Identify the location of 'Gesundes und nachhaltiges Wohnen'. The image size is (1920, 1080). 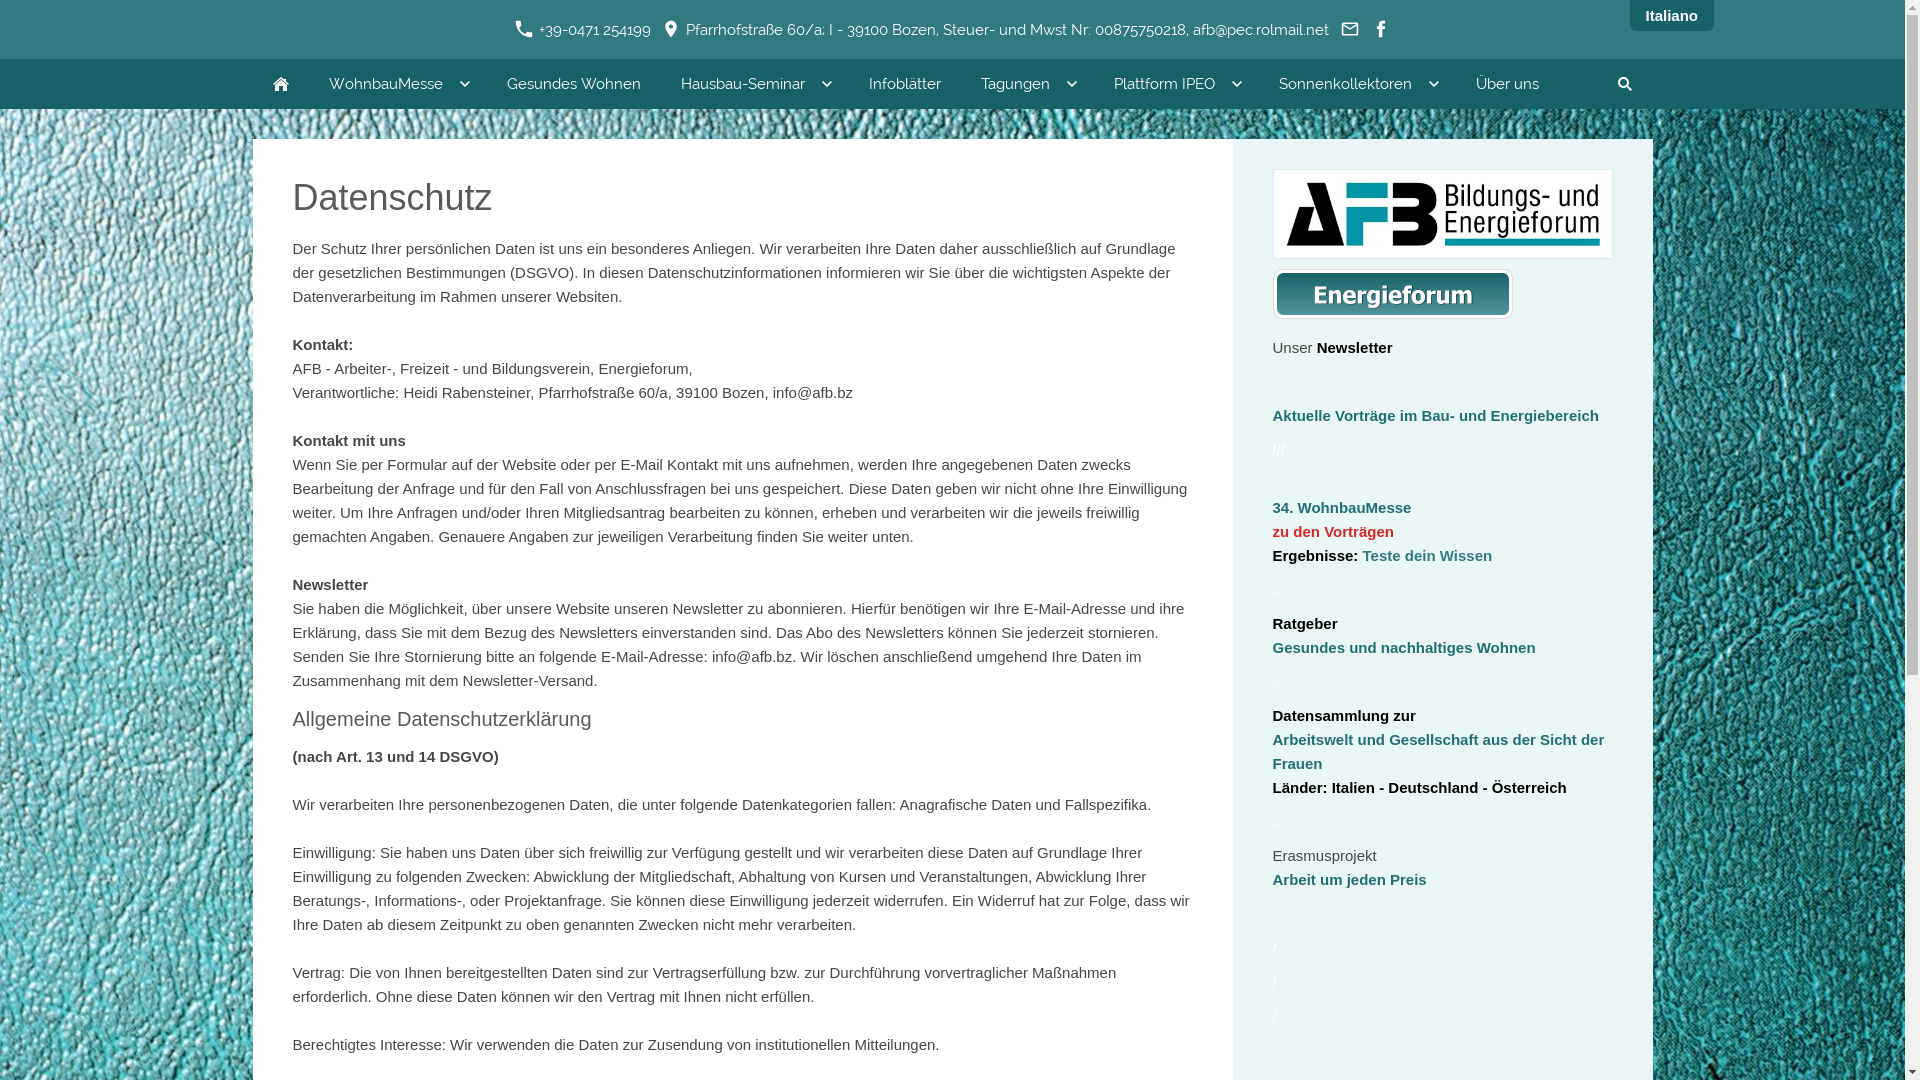
(1402, 647).